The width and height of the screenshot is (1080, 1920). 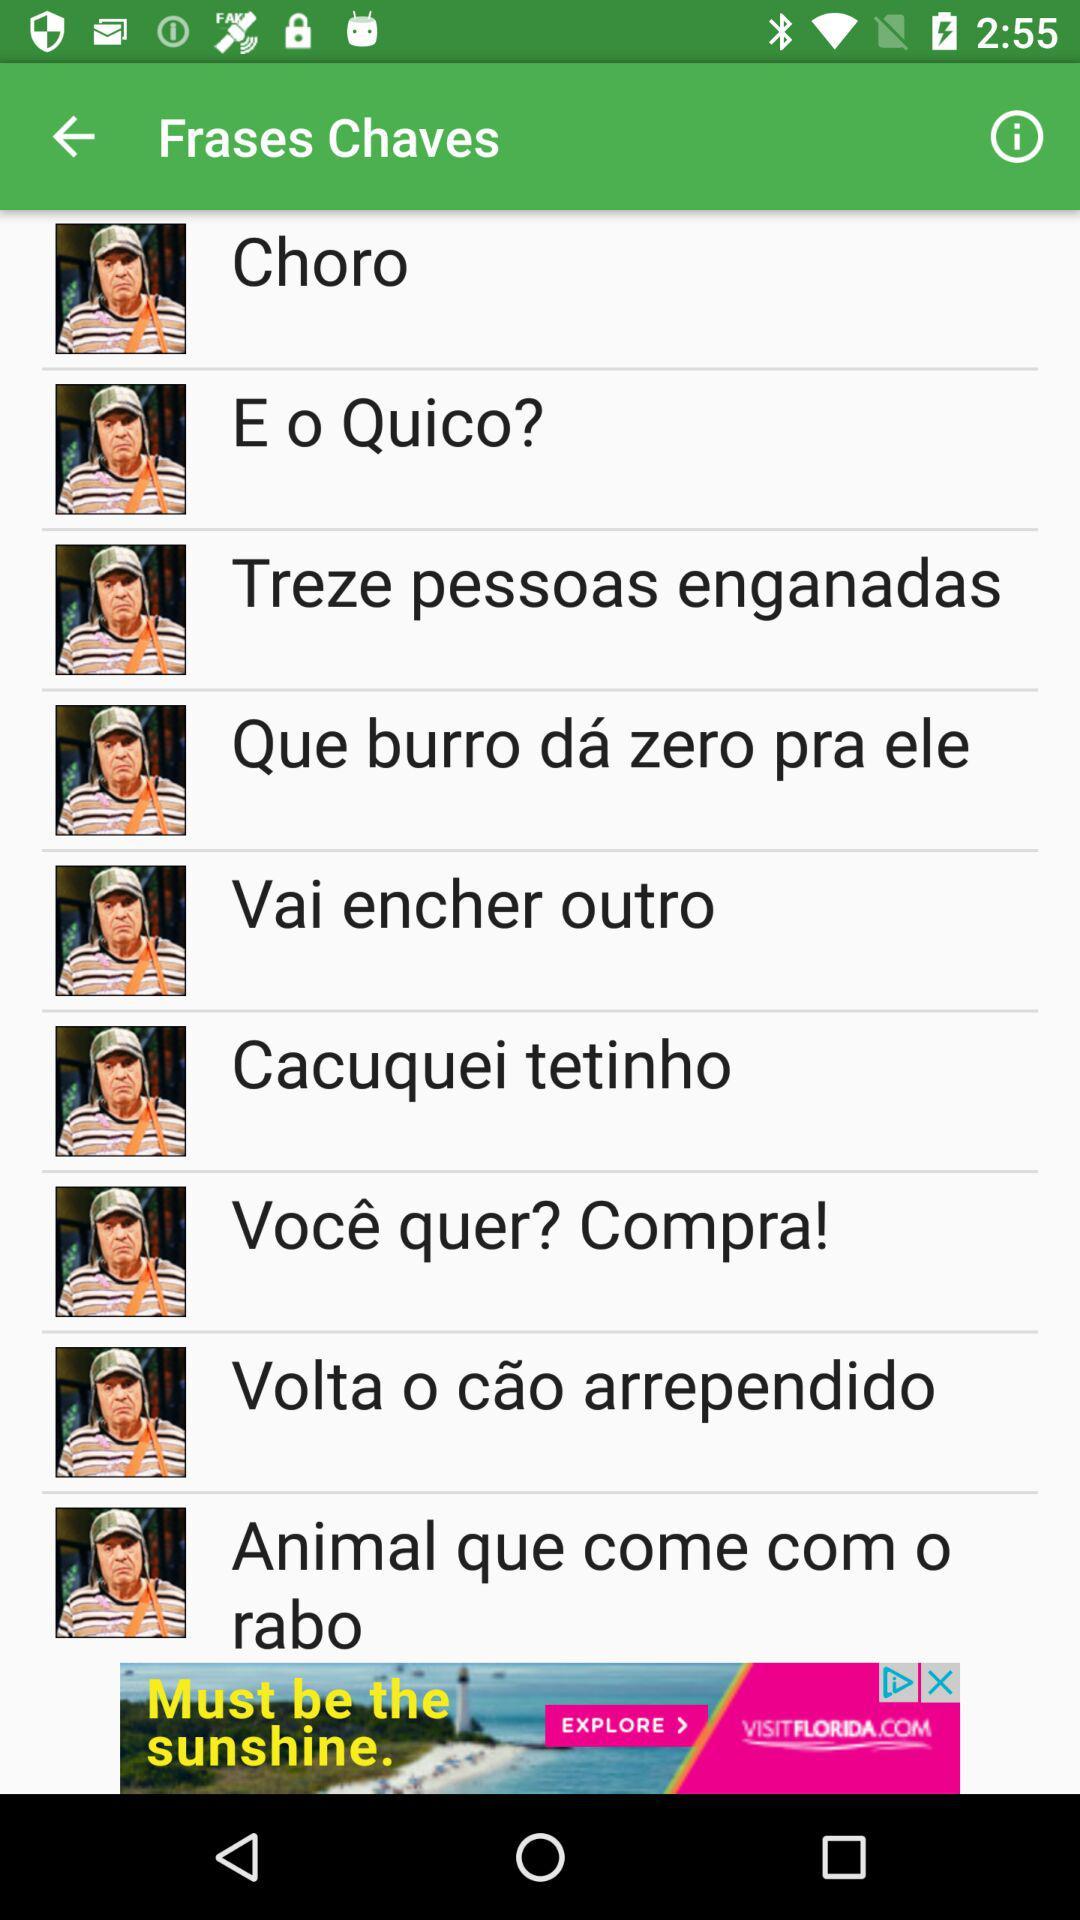 I want to click on display advertisement, so click(x=540, y=1727).